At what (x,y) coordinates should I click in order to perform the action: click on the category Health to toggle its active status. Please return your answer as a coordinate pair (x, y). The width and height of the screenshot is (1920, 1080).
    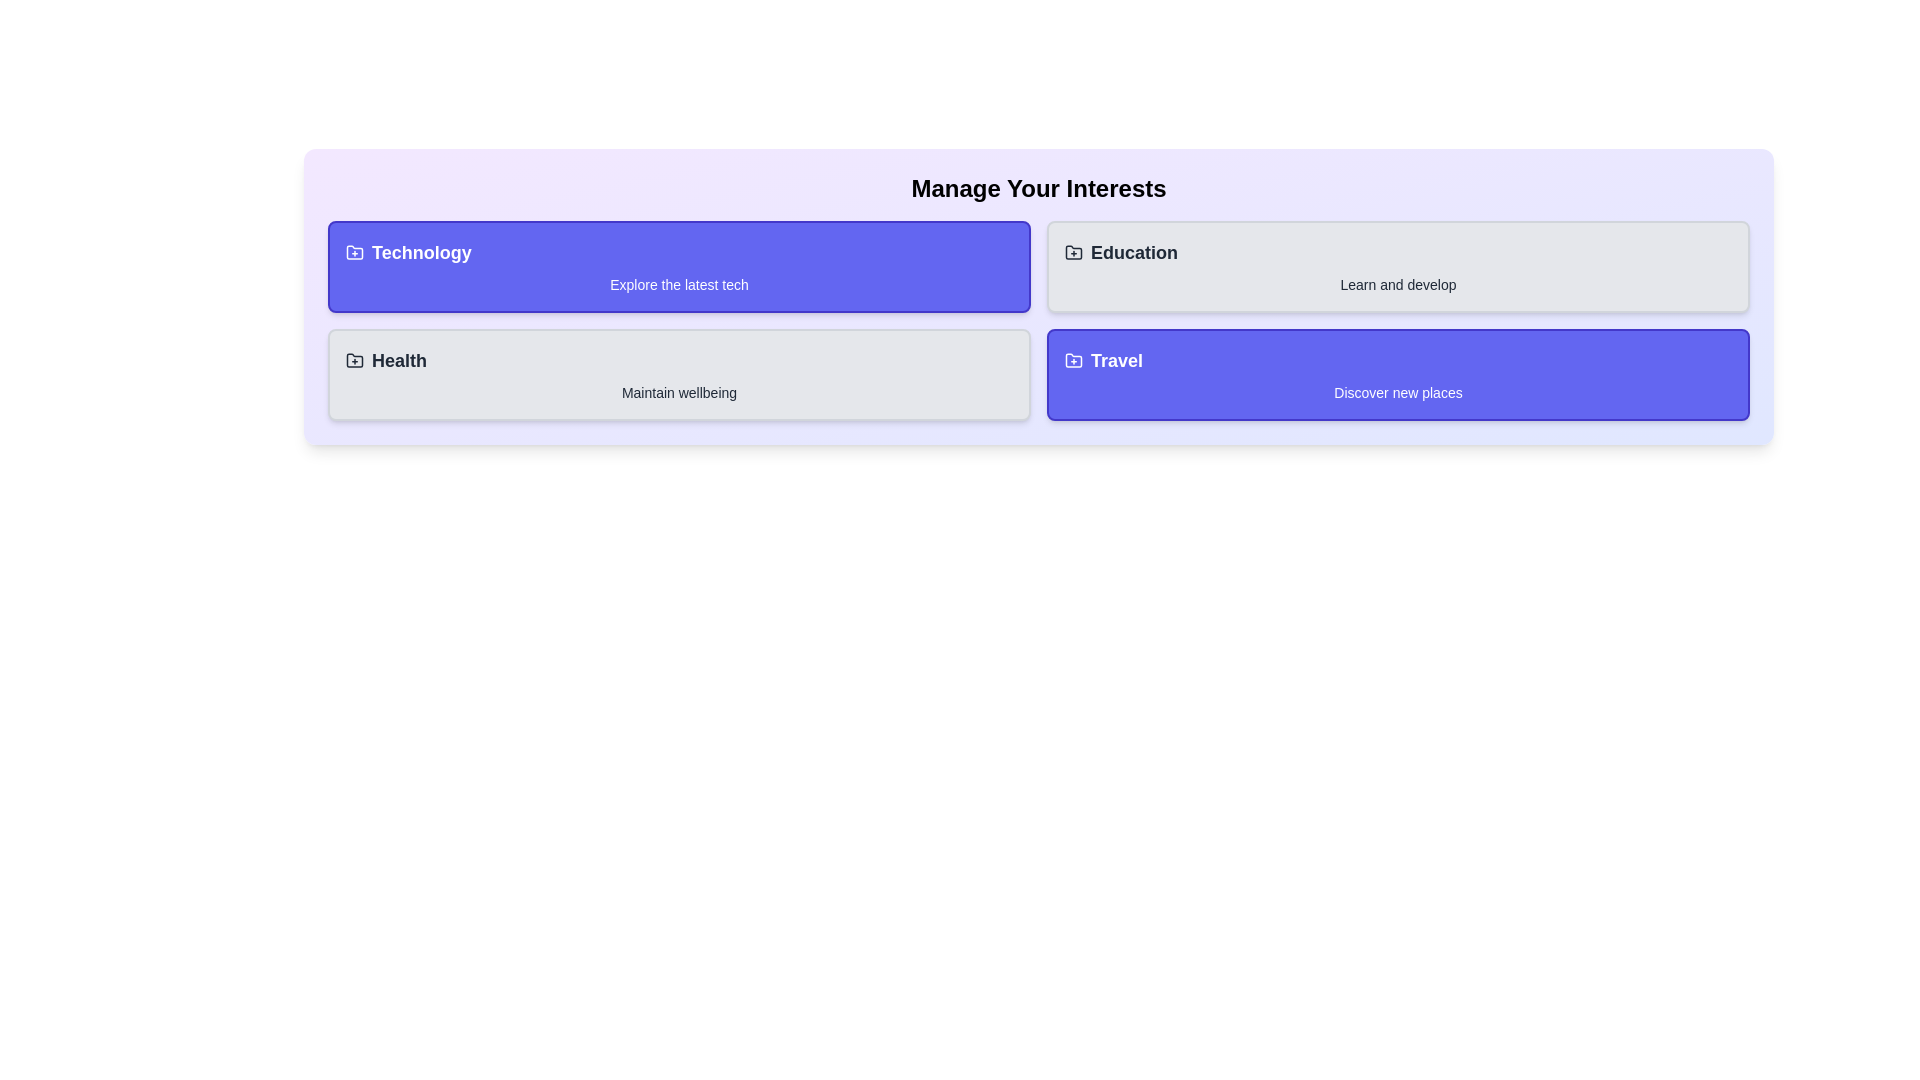
    Looking at the image, I should click on (679, 374).